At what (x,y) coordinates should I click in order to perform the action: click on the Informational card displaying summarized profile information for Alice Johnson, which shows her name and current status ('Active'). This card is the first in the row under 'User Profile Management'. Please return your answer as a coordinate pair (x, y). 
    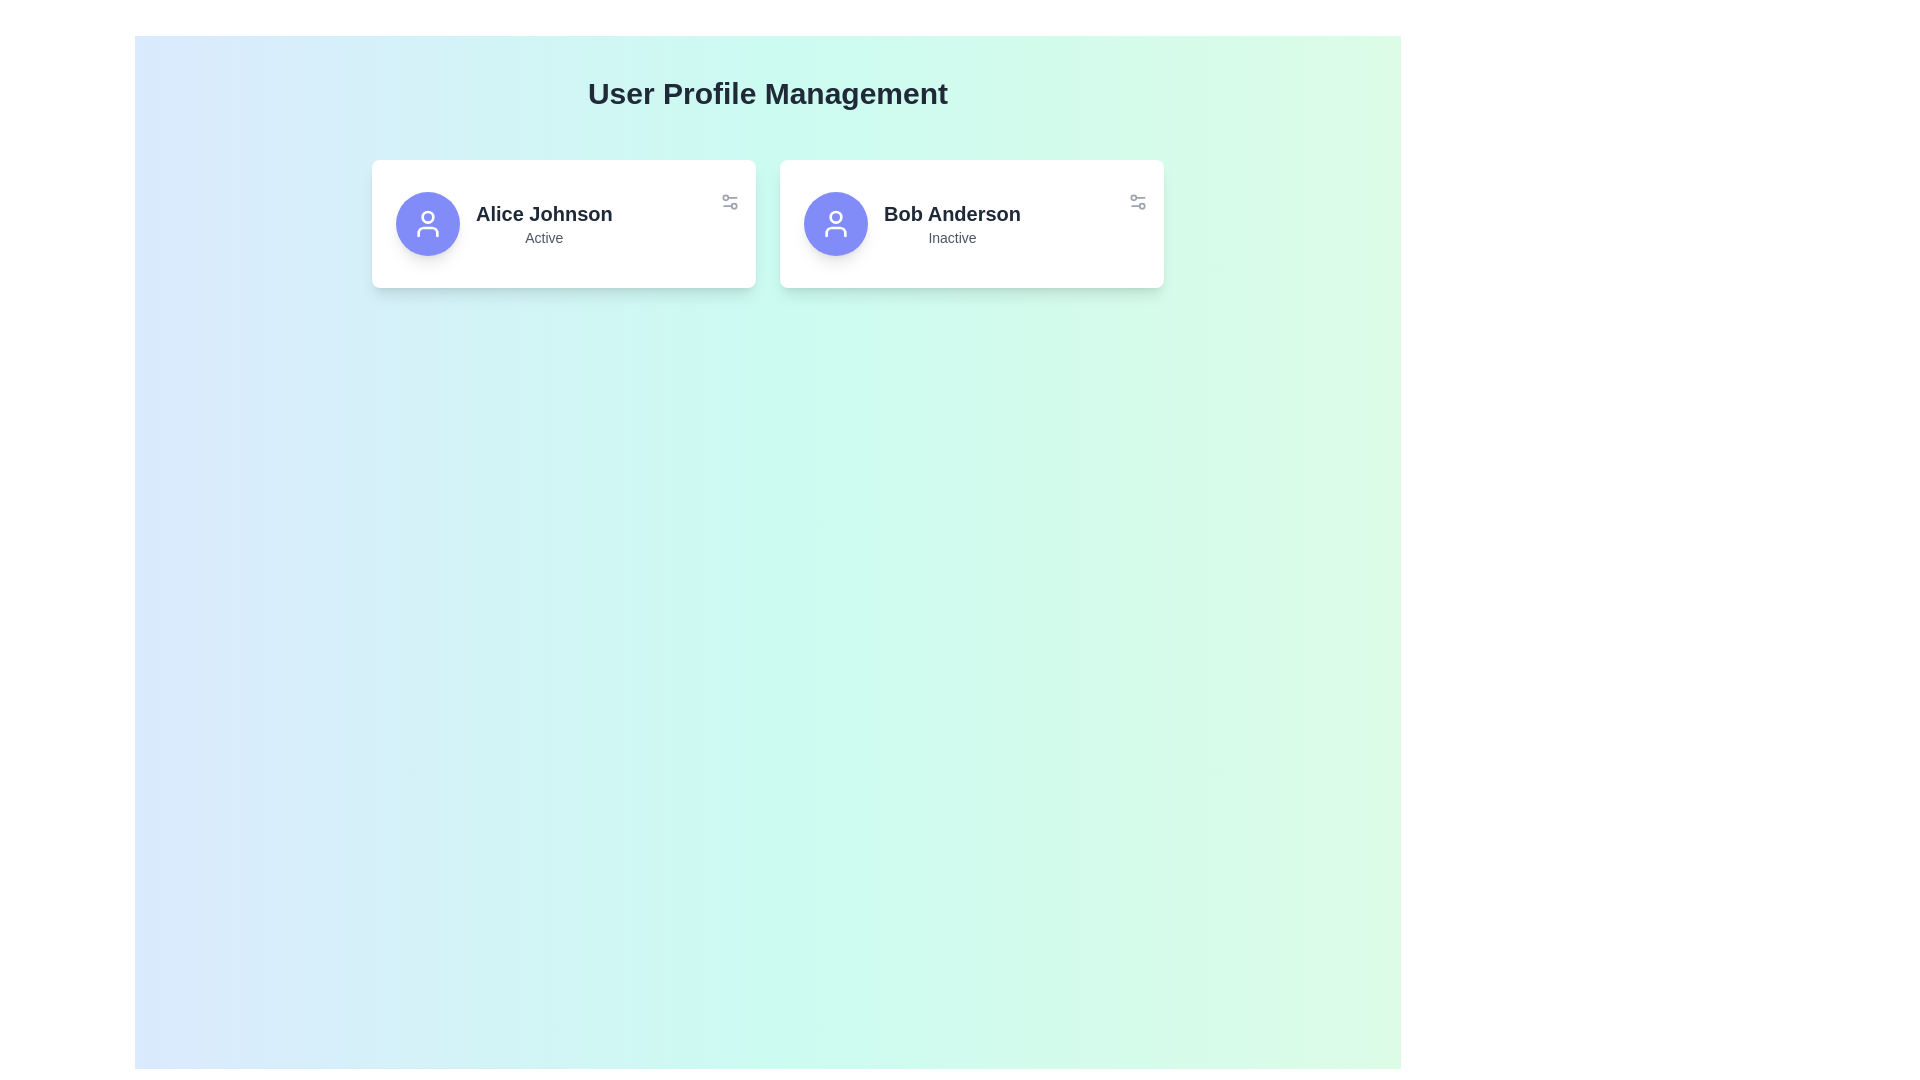
    Looking at the image, I should click on (563, 223).